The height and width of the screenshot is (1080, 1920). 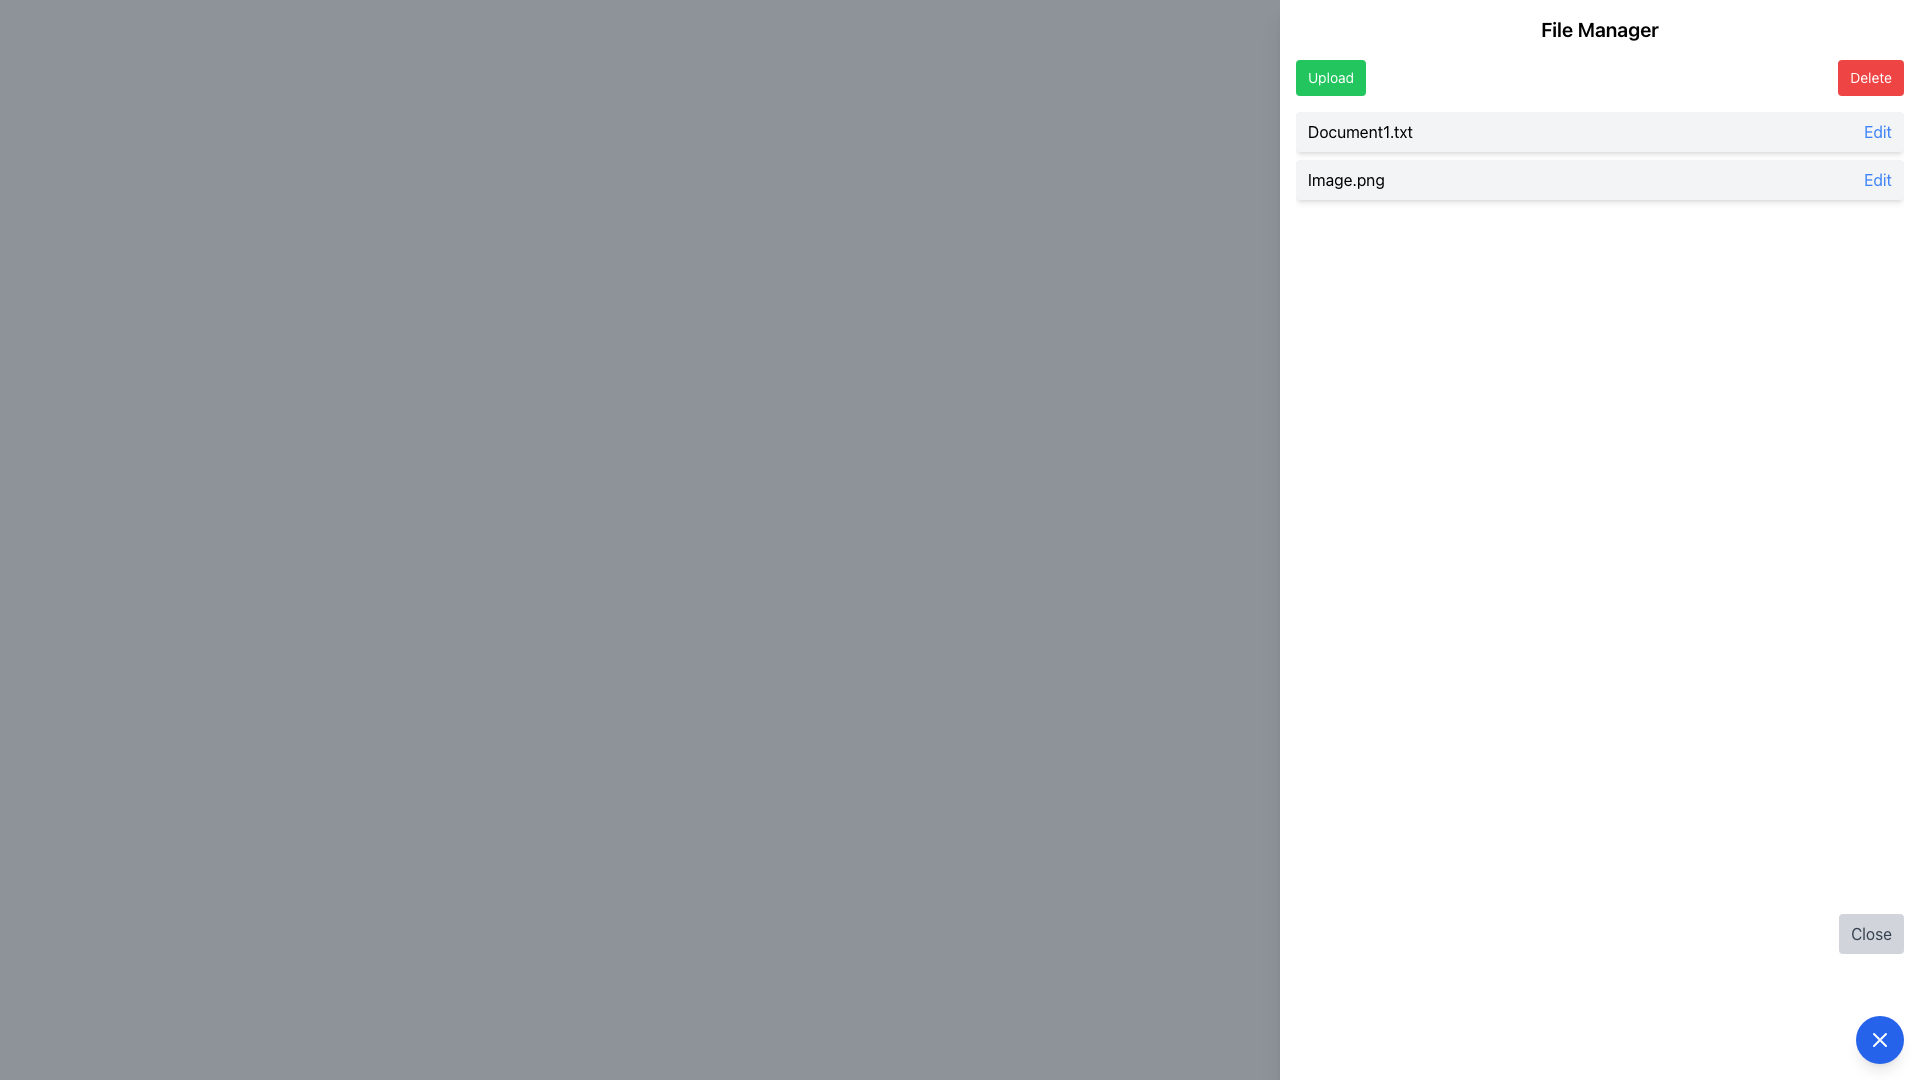 I want to click on the static text element displaying the file name 'Document1.txt' in the file entry list, so click(x=1360, y=131).